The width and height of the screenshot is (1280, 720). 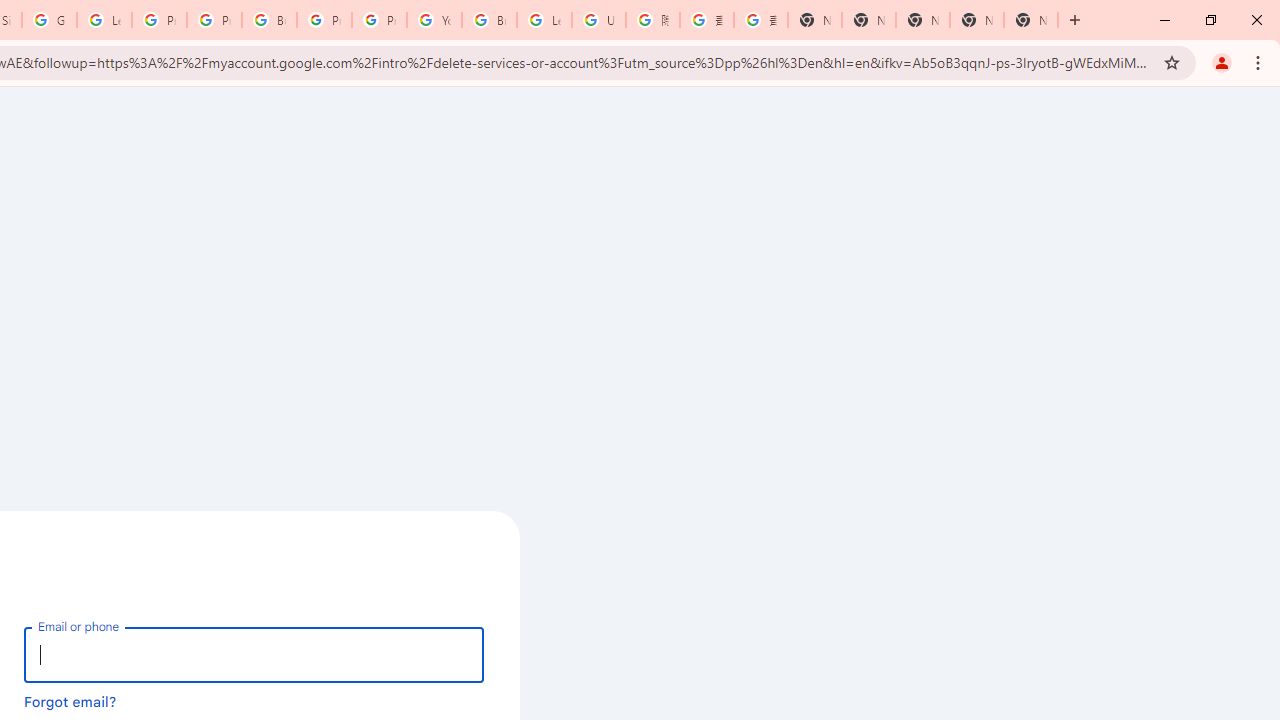 I want to click on 'New Tab', so click(x=1031, y=20).